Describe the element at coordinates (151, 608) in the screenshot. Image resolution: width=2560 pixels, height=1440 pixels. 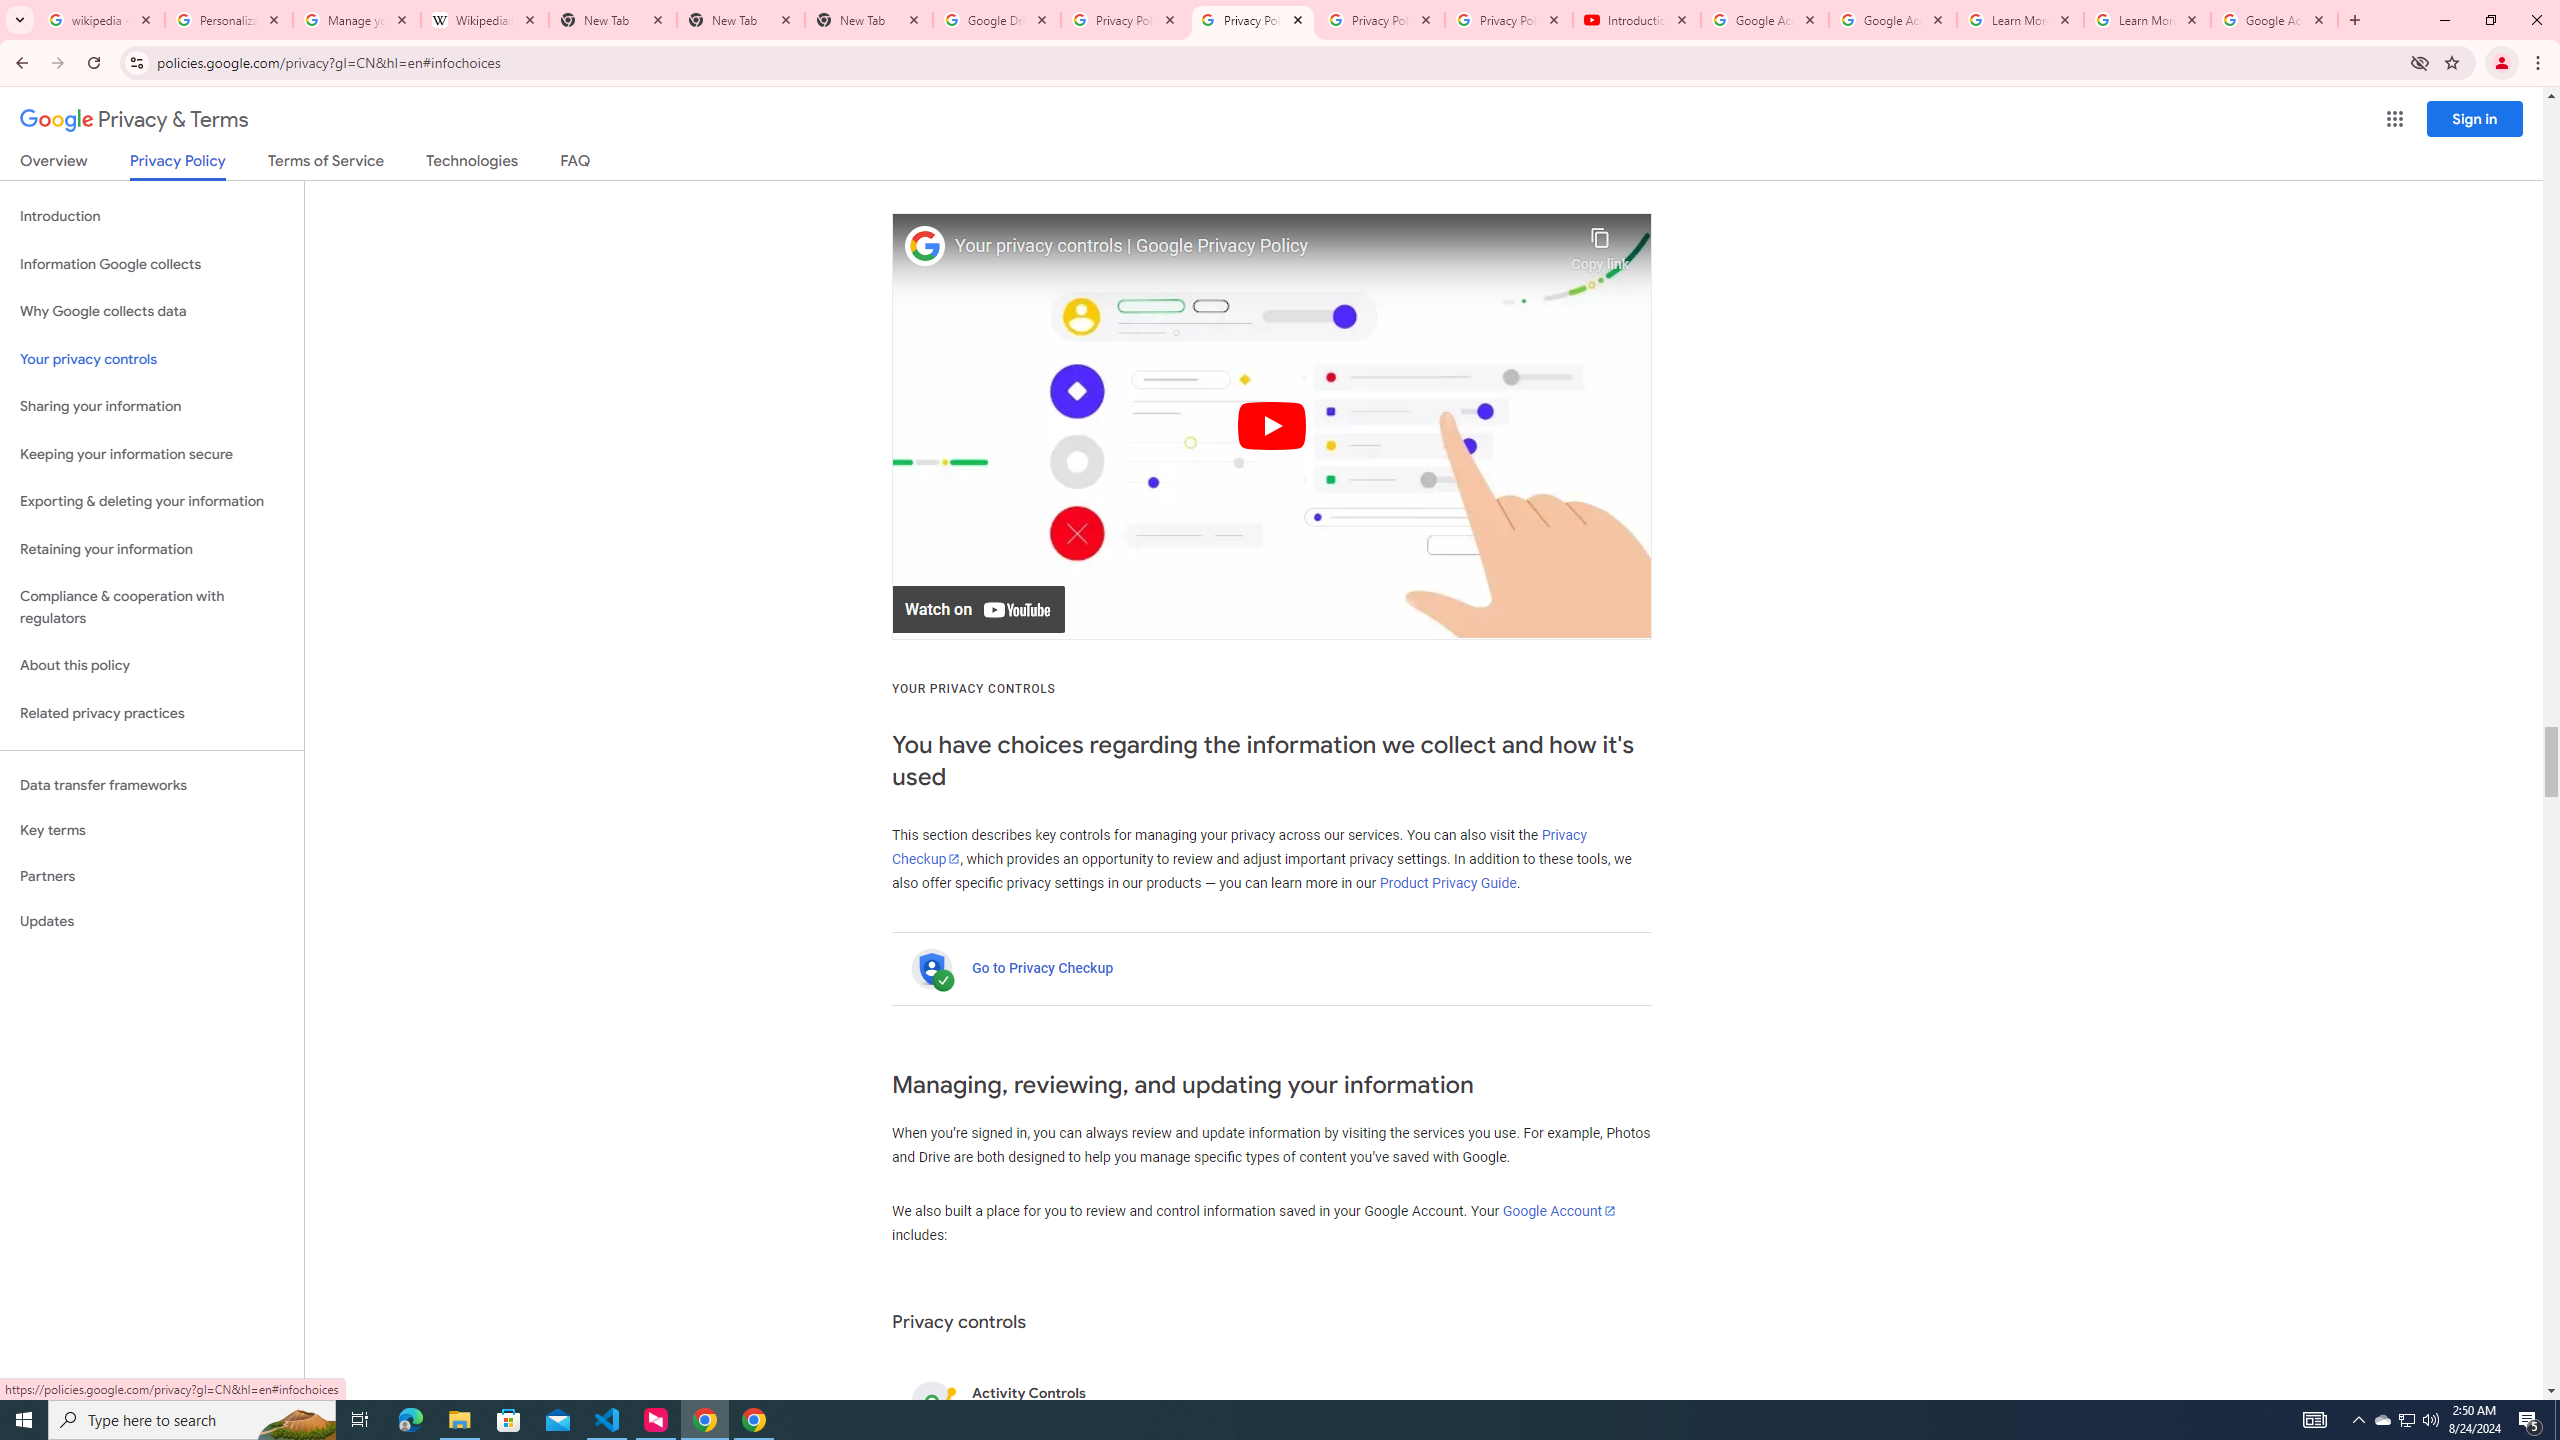
I see `'Compliance & cooperation with regulators'` at that location.